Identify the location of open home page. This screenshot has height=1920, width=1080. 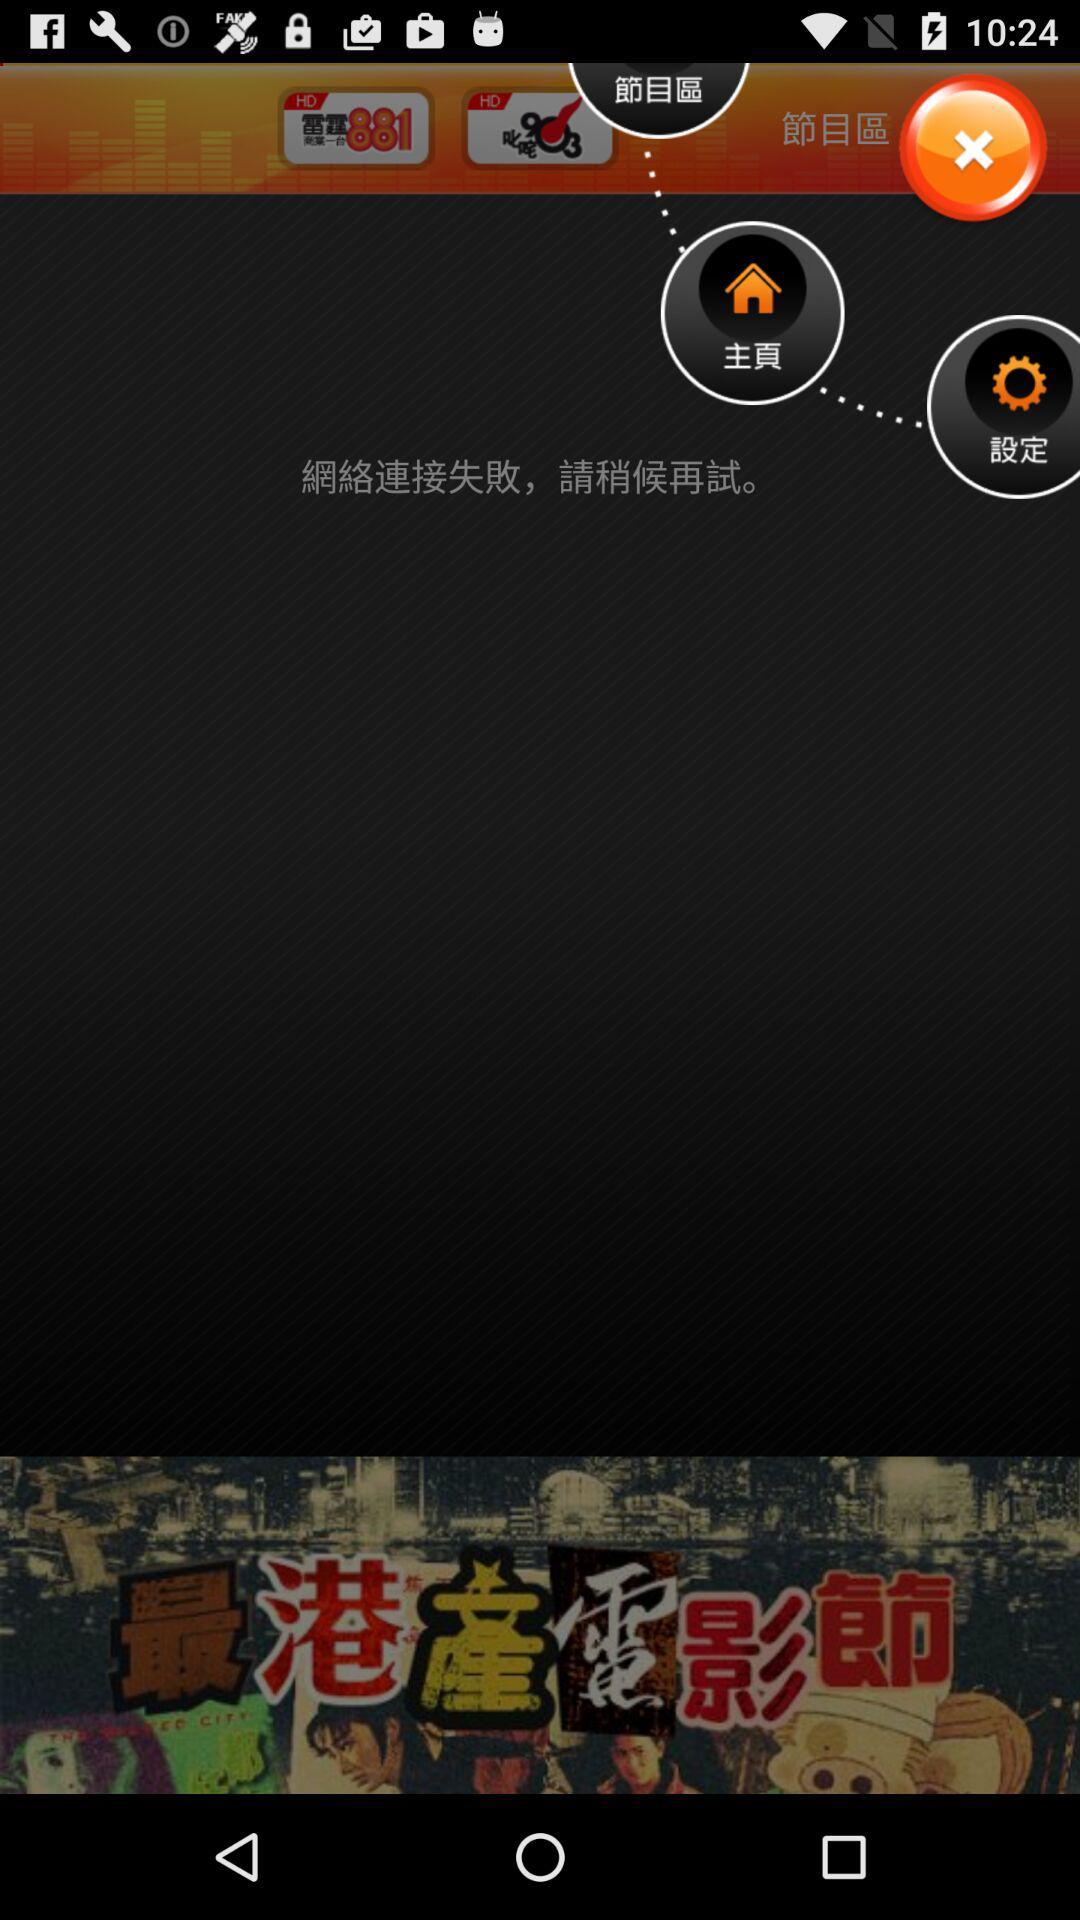
(752, 312).